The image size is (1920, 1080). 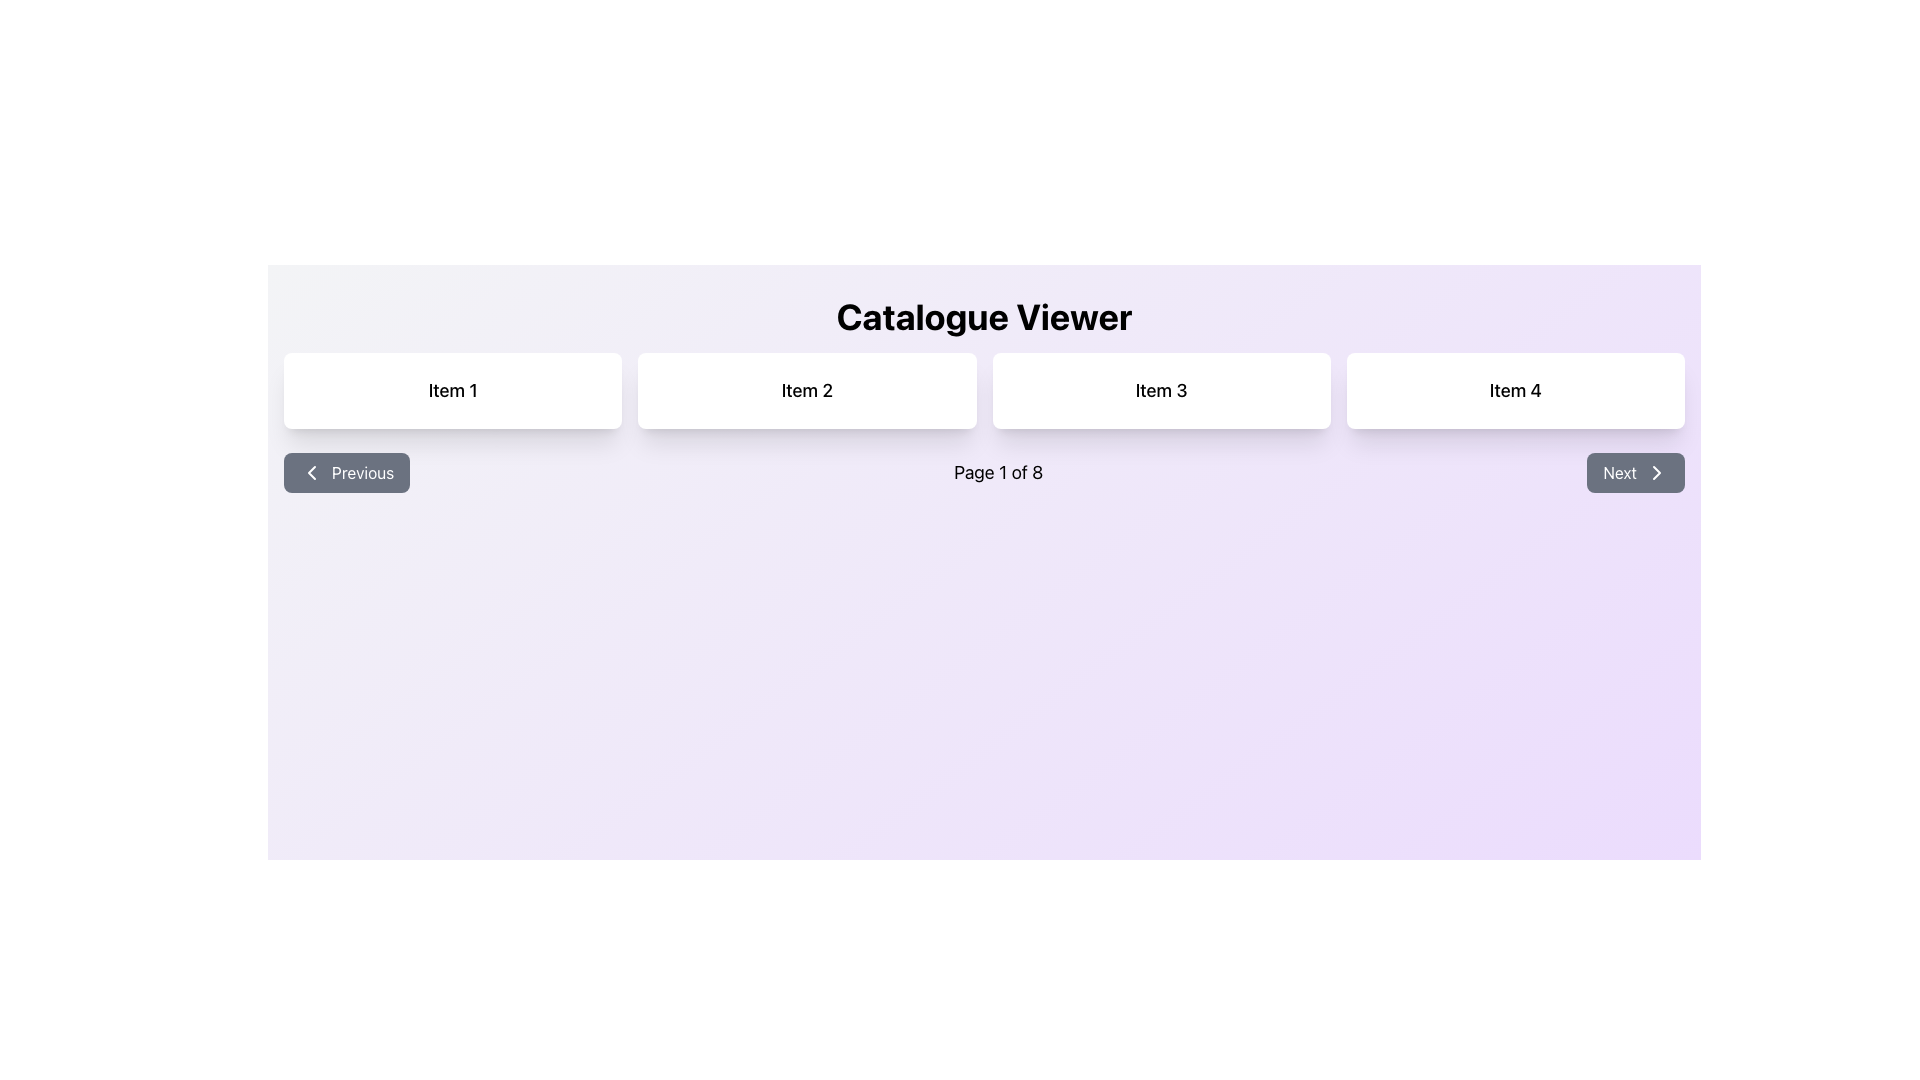 I want to click on the fourth item in the horizontally-aligned grid, which is a selectable Box displaying text located to the right of 'Item 3' and to the left of the 'Next' button, so click(x=1515, y=390).